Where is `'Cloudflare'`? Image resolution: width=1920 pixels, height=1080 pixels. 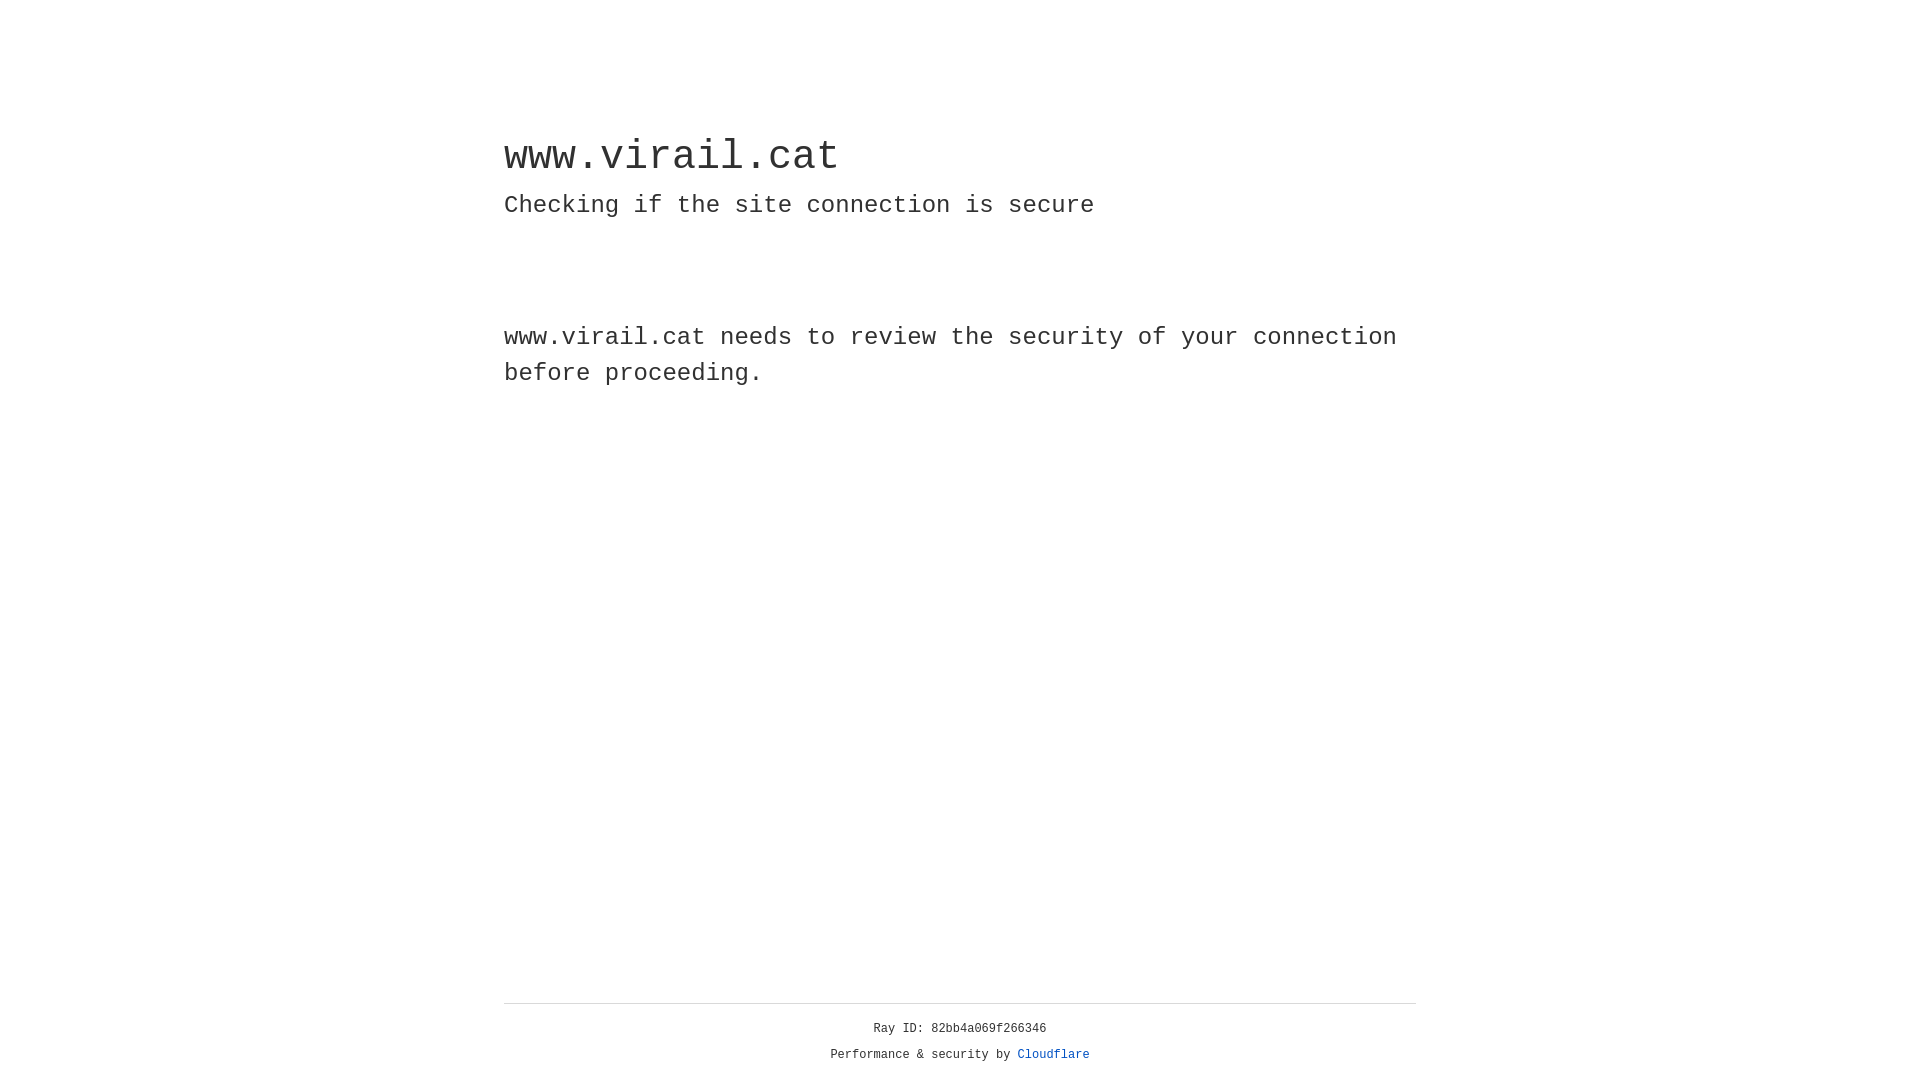
'Cloudflare' is located at coordinates (1053, 1054).